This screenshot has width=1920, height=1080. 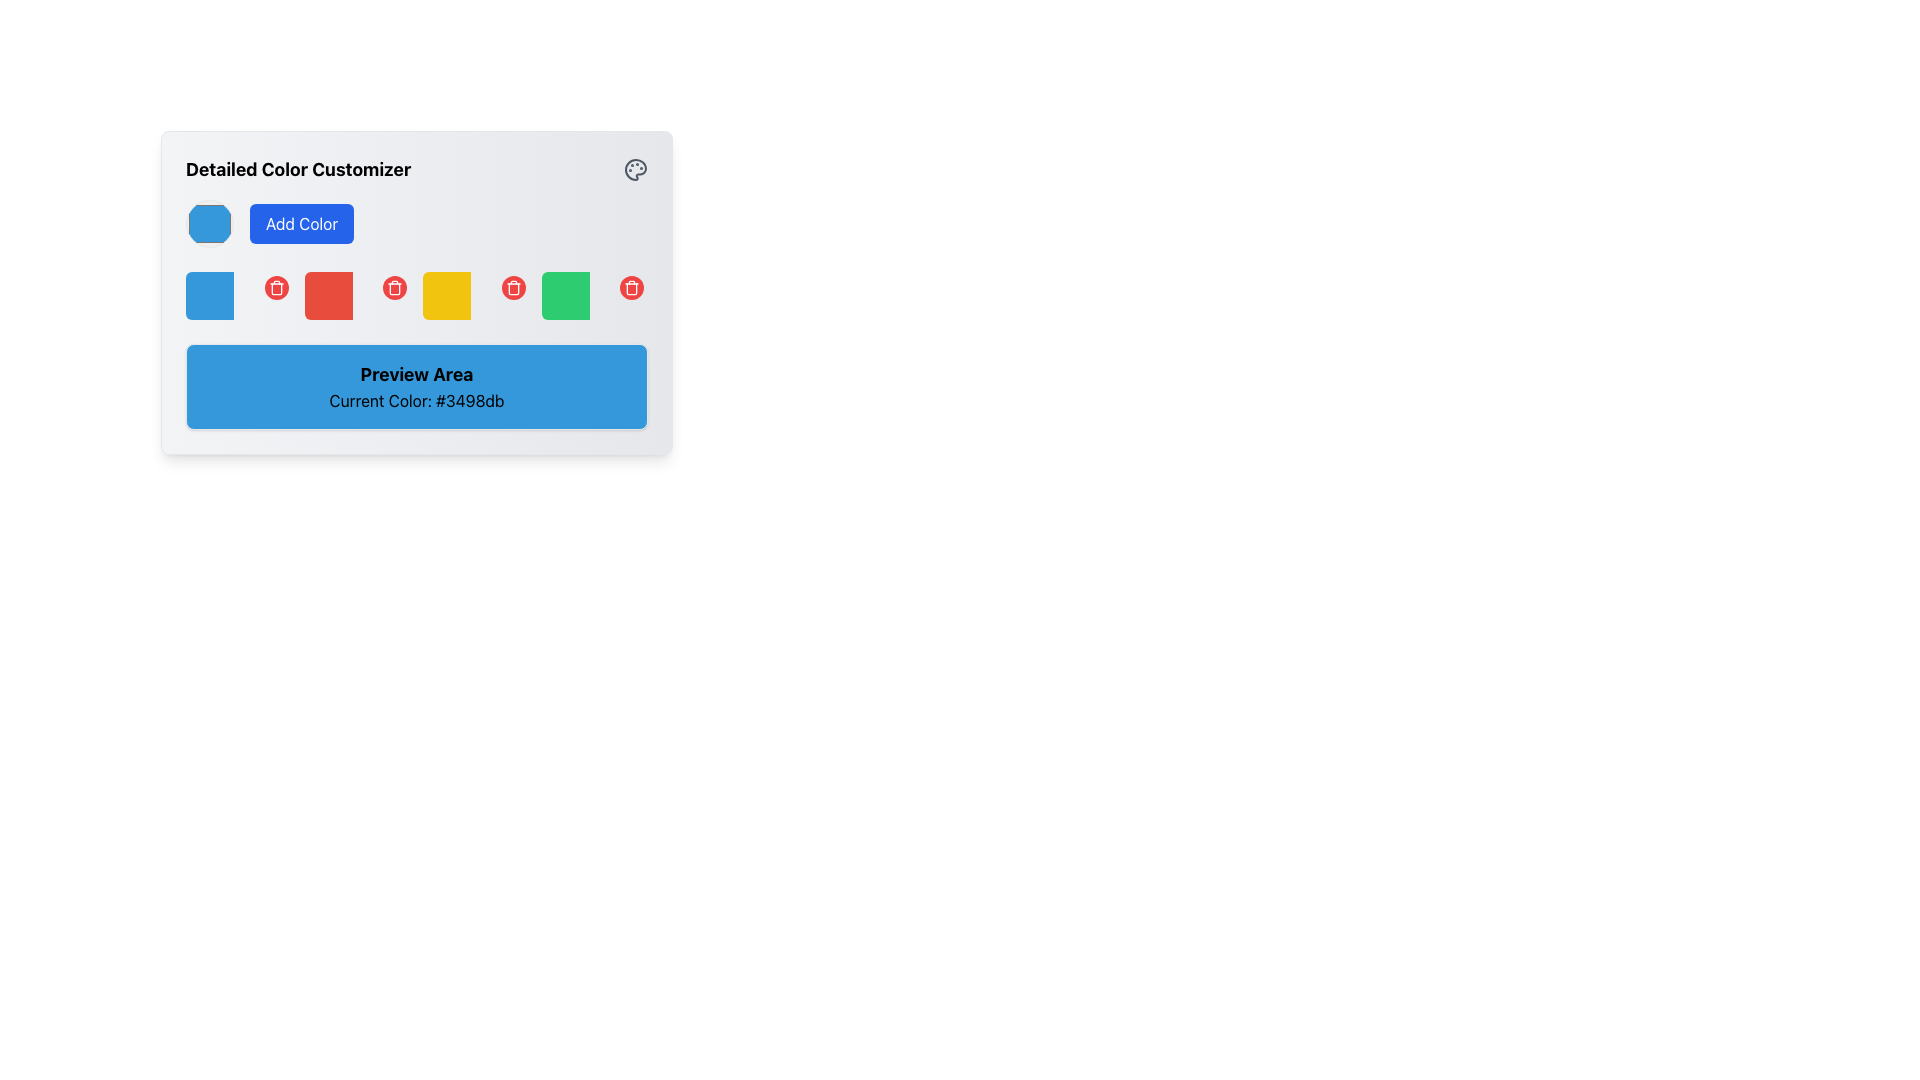 What do you see at coordinates (210, 296) in the screenshot?
I see `the first blue button in the sequence of buttons below the 'Add Color' button for keyboard navigation` at bounding box center [210, 296].